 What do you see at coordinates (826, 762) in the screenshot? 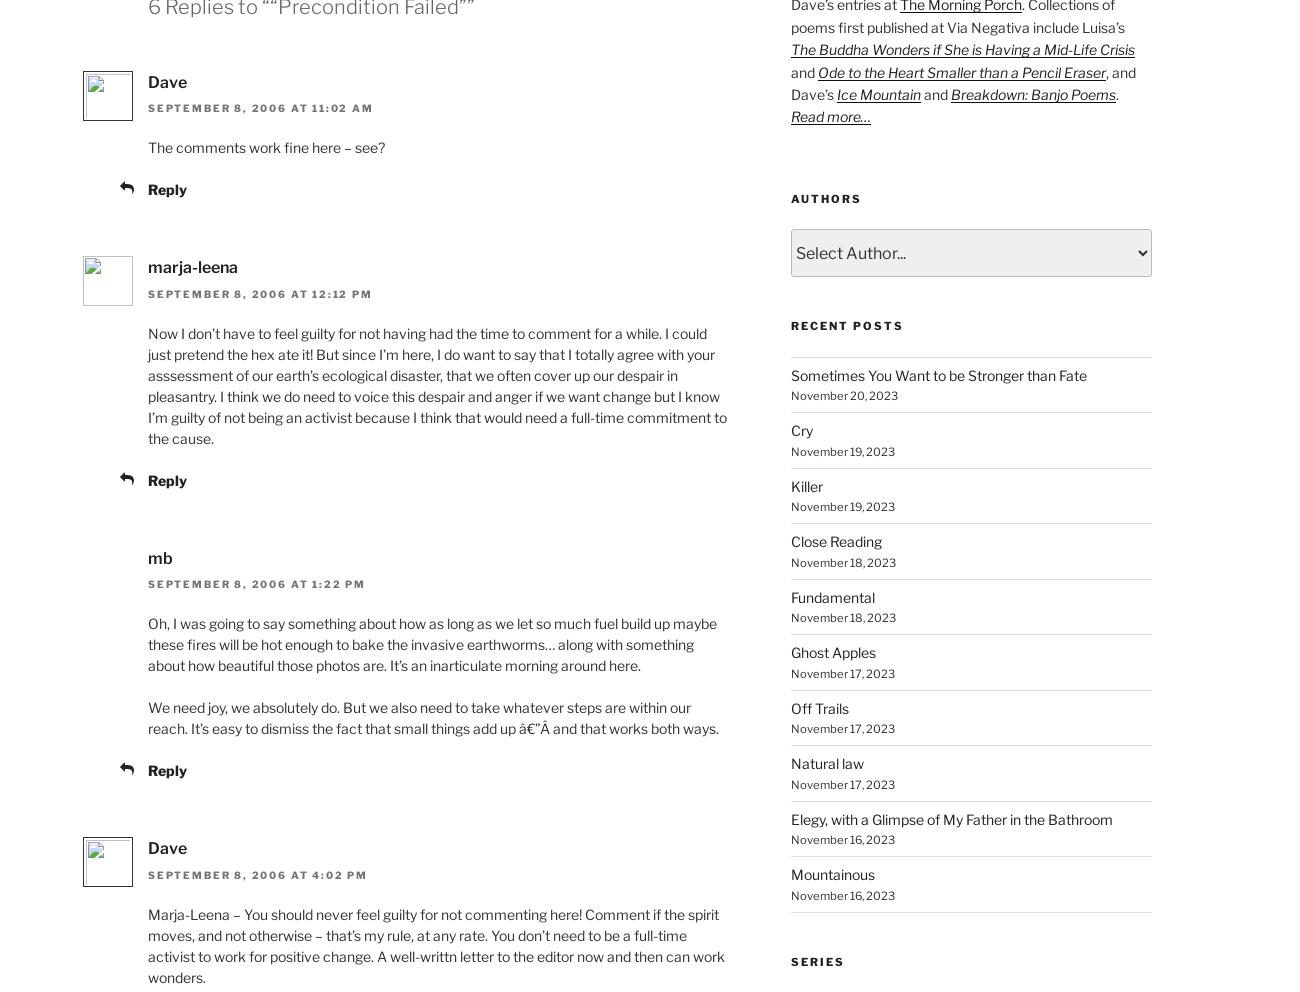
I see `'Natural law'` at bounding box center [826, 762].